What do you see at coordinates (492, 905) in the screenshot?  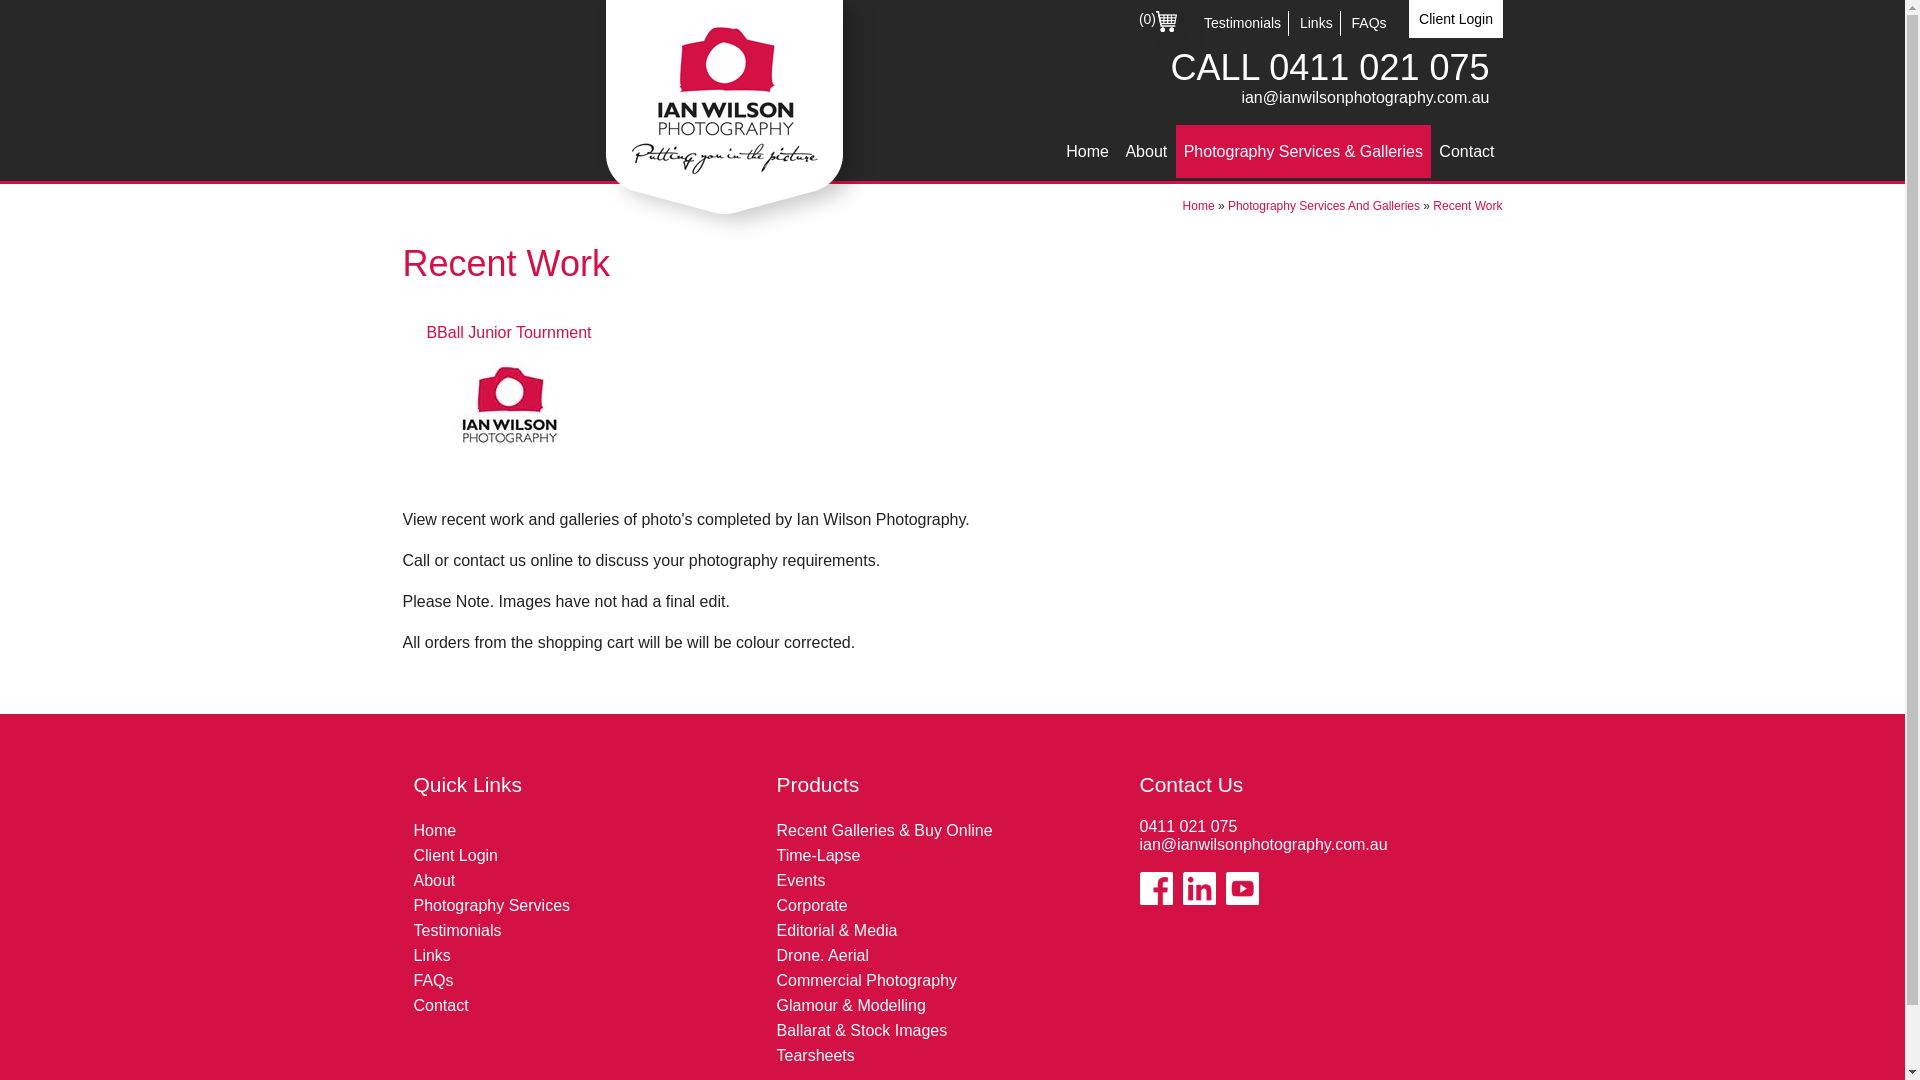 I see `'Photography Services'` at bounding box center [492, 905].